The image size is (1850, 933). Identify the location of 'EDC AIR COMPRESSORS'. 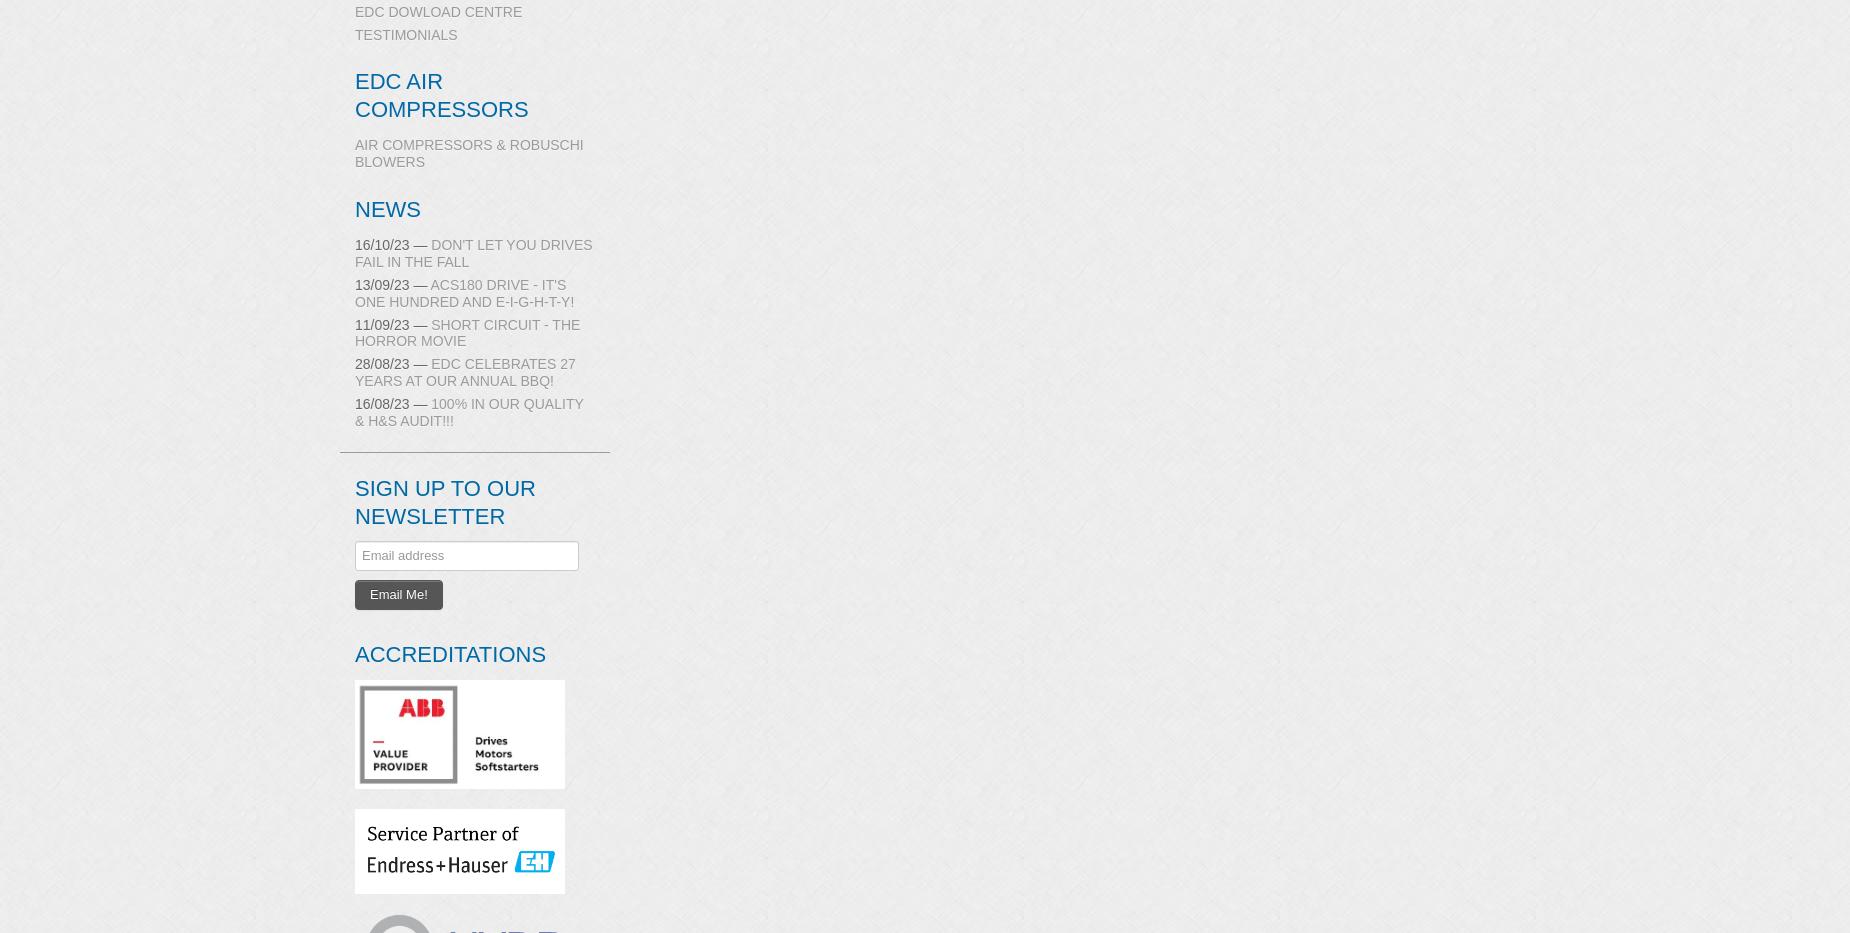
(440, 94).